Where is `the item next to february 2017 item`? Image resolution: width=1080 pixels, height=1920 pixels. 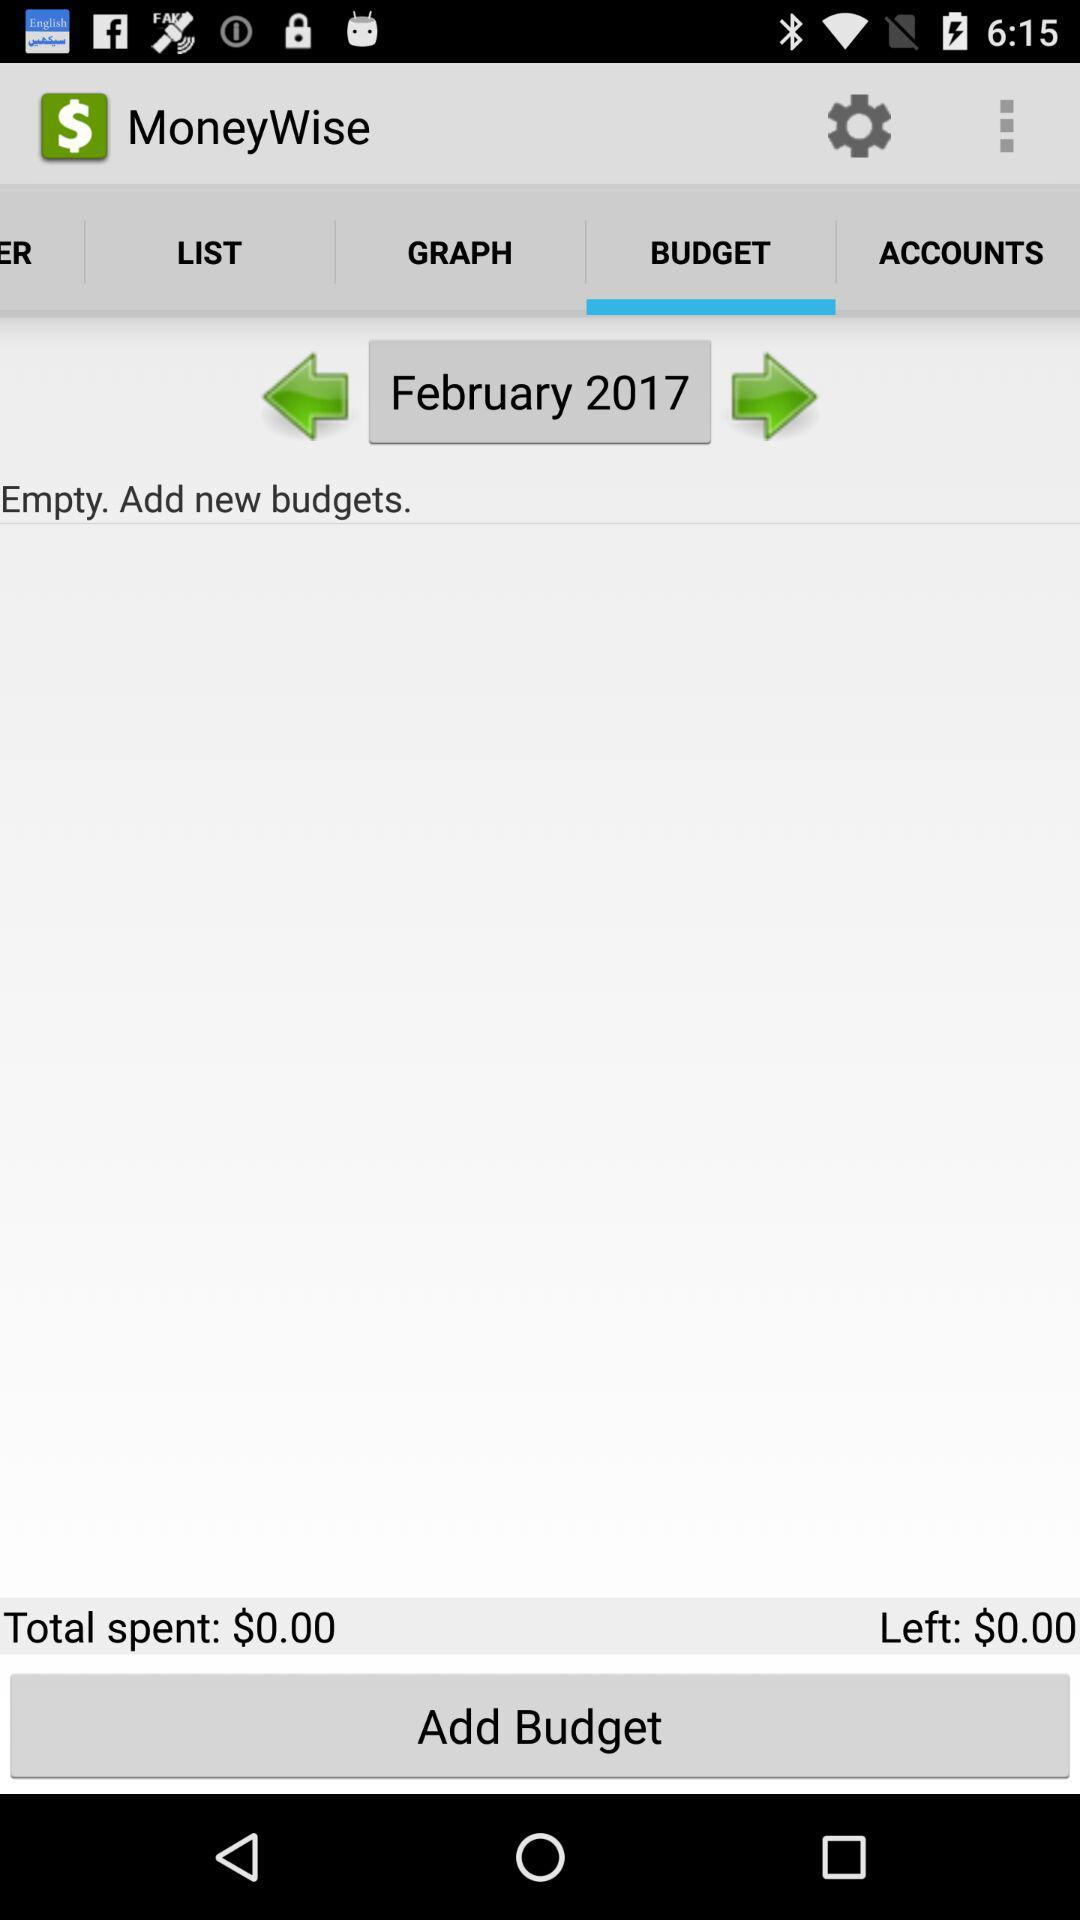 the item next to february 2017 item is located at coordinates (308, 391).